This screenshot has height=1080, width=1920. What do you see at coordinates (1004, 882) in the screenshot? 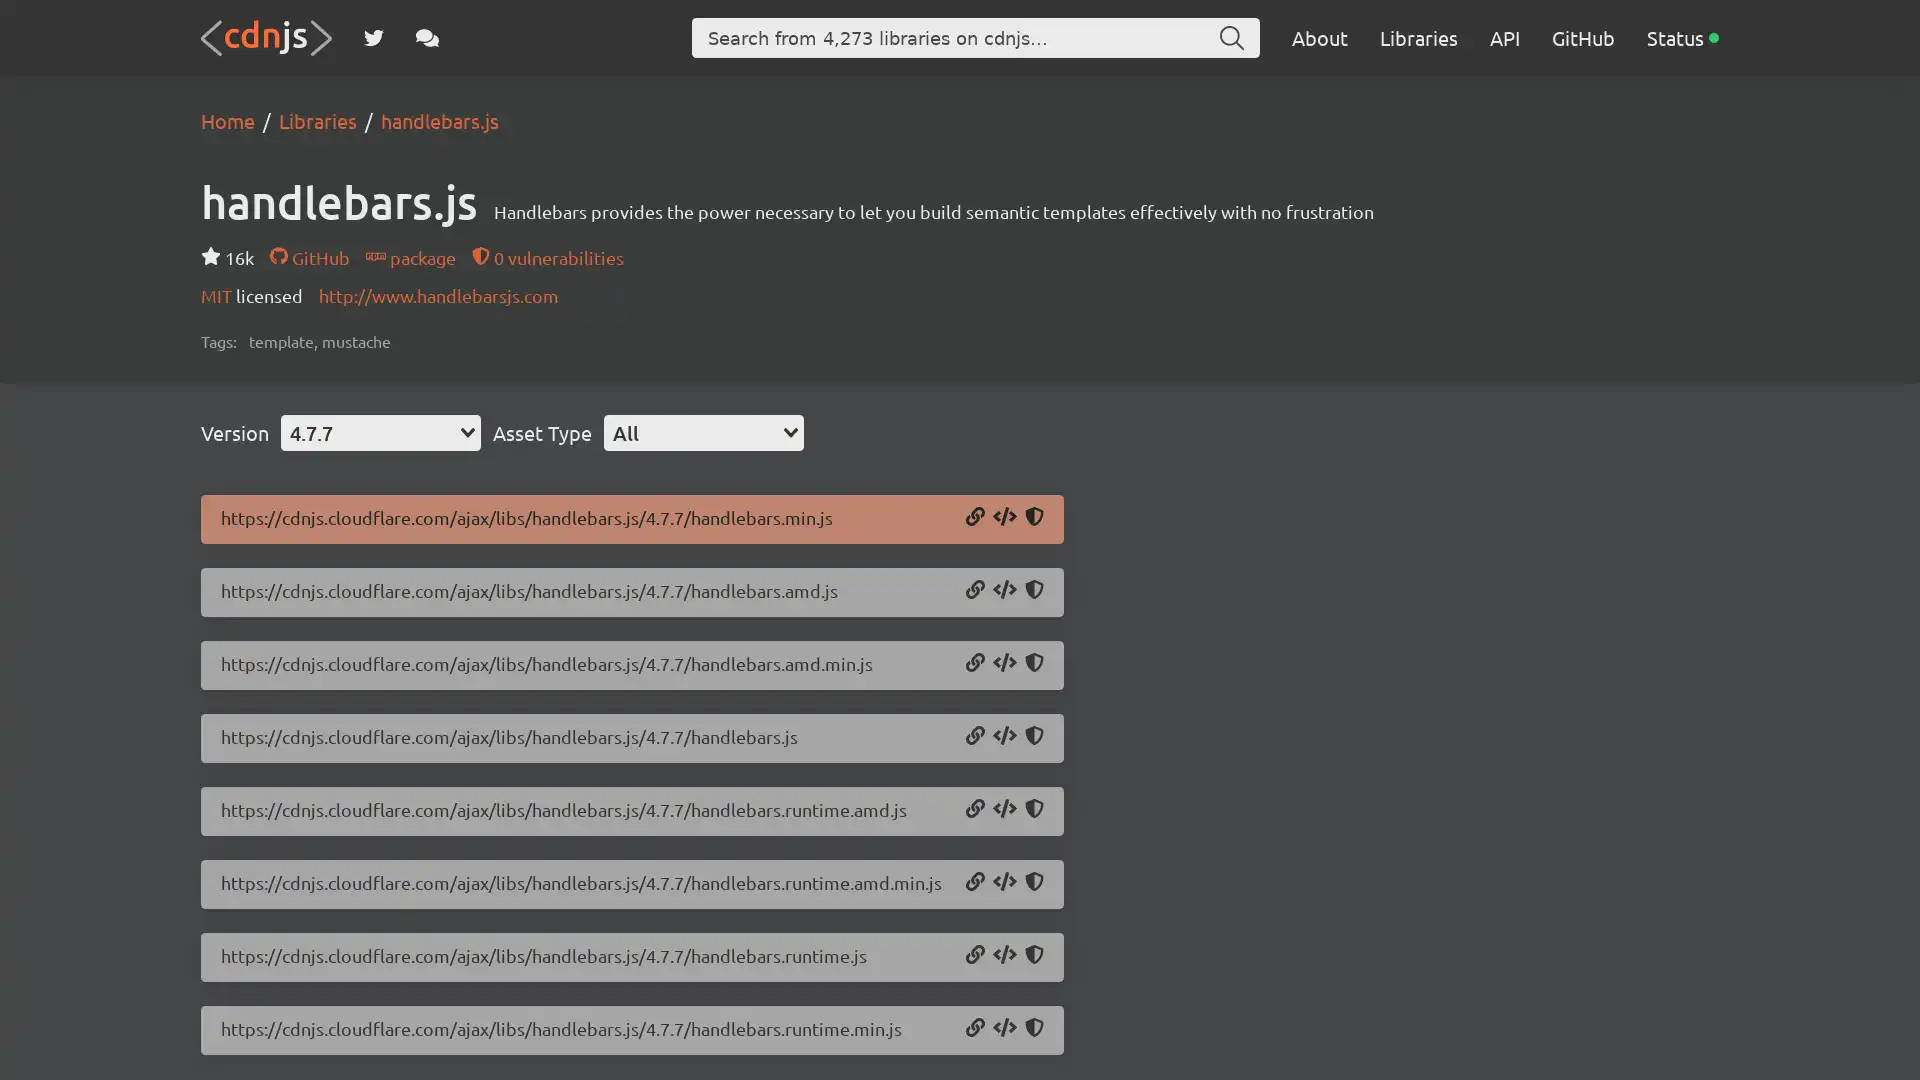
I see `Copy Script Tag` at bounding box center [1004, 882].